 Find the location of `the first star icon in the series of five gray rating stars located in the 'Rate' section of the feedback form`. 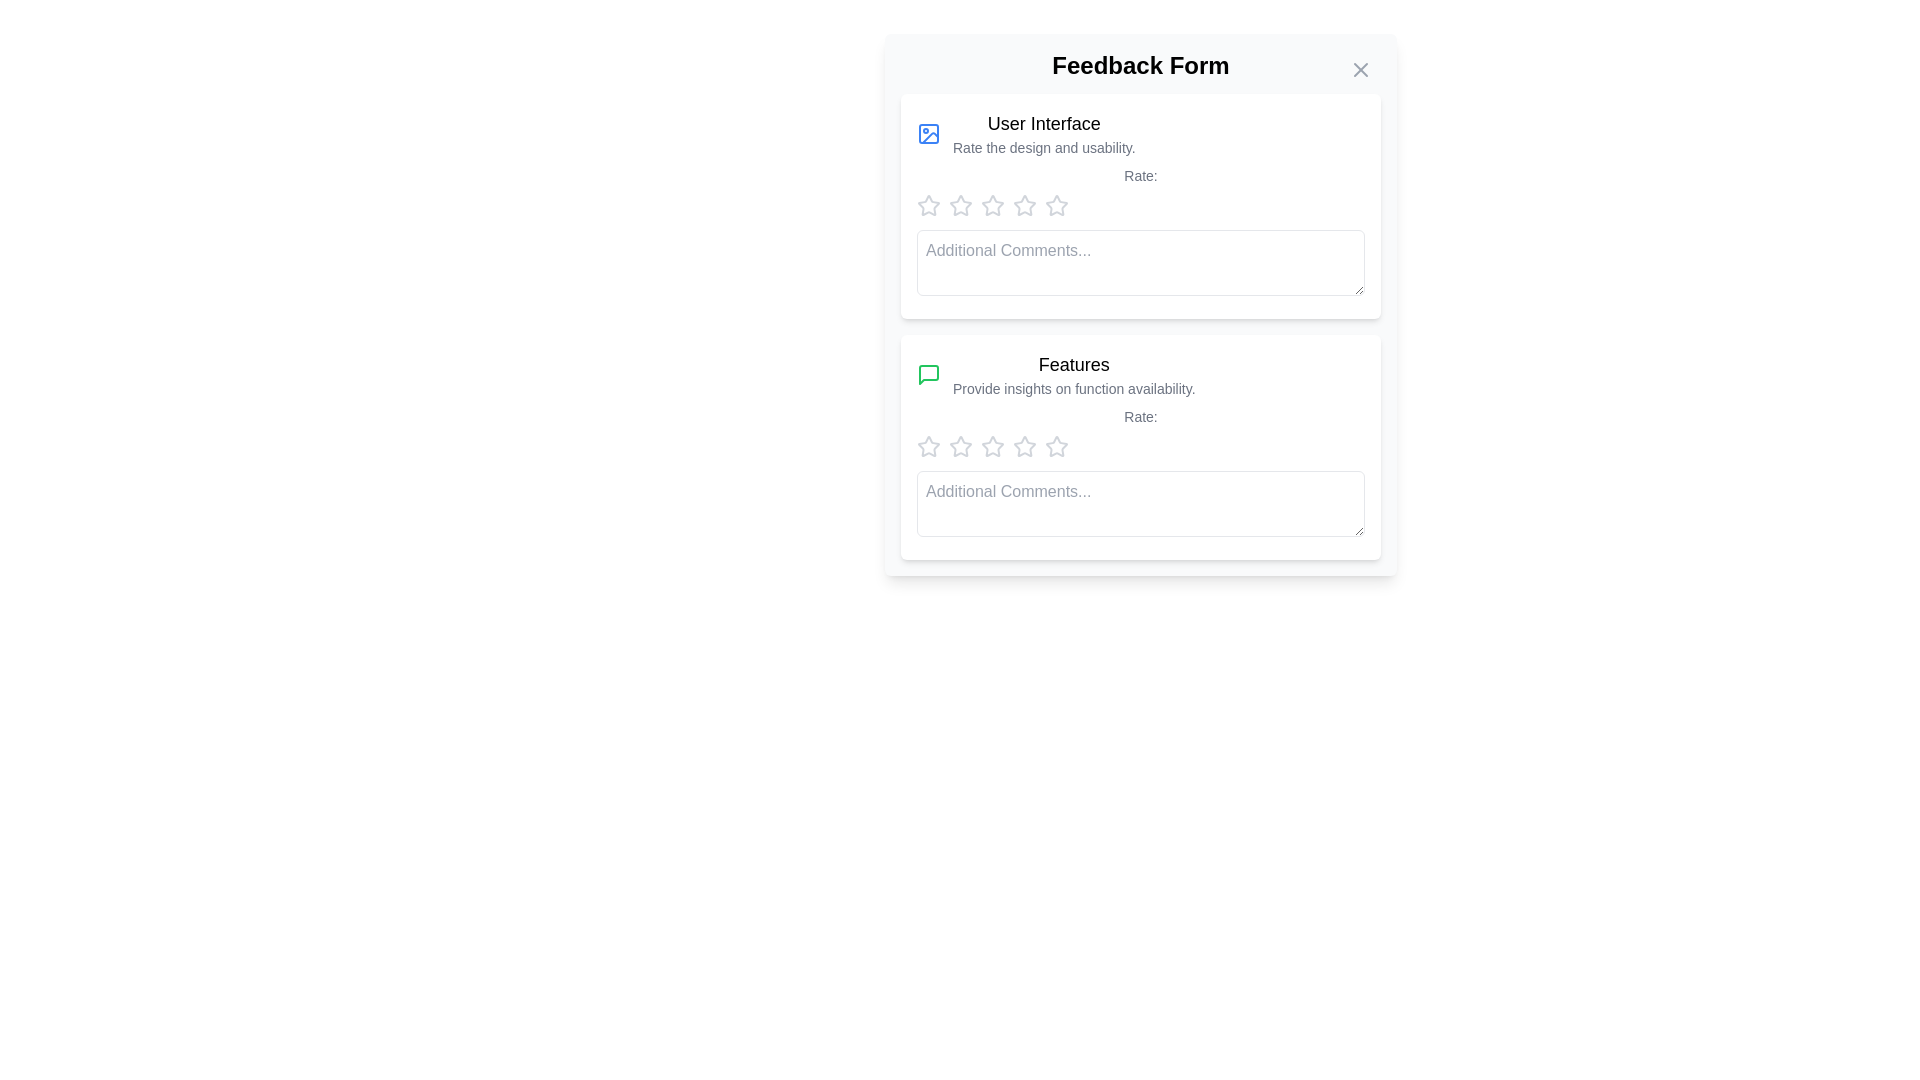

the first star icon in the series of five gray rating stars located in the 'Rate' section of the feedback form is located at coordinates (928, 205).